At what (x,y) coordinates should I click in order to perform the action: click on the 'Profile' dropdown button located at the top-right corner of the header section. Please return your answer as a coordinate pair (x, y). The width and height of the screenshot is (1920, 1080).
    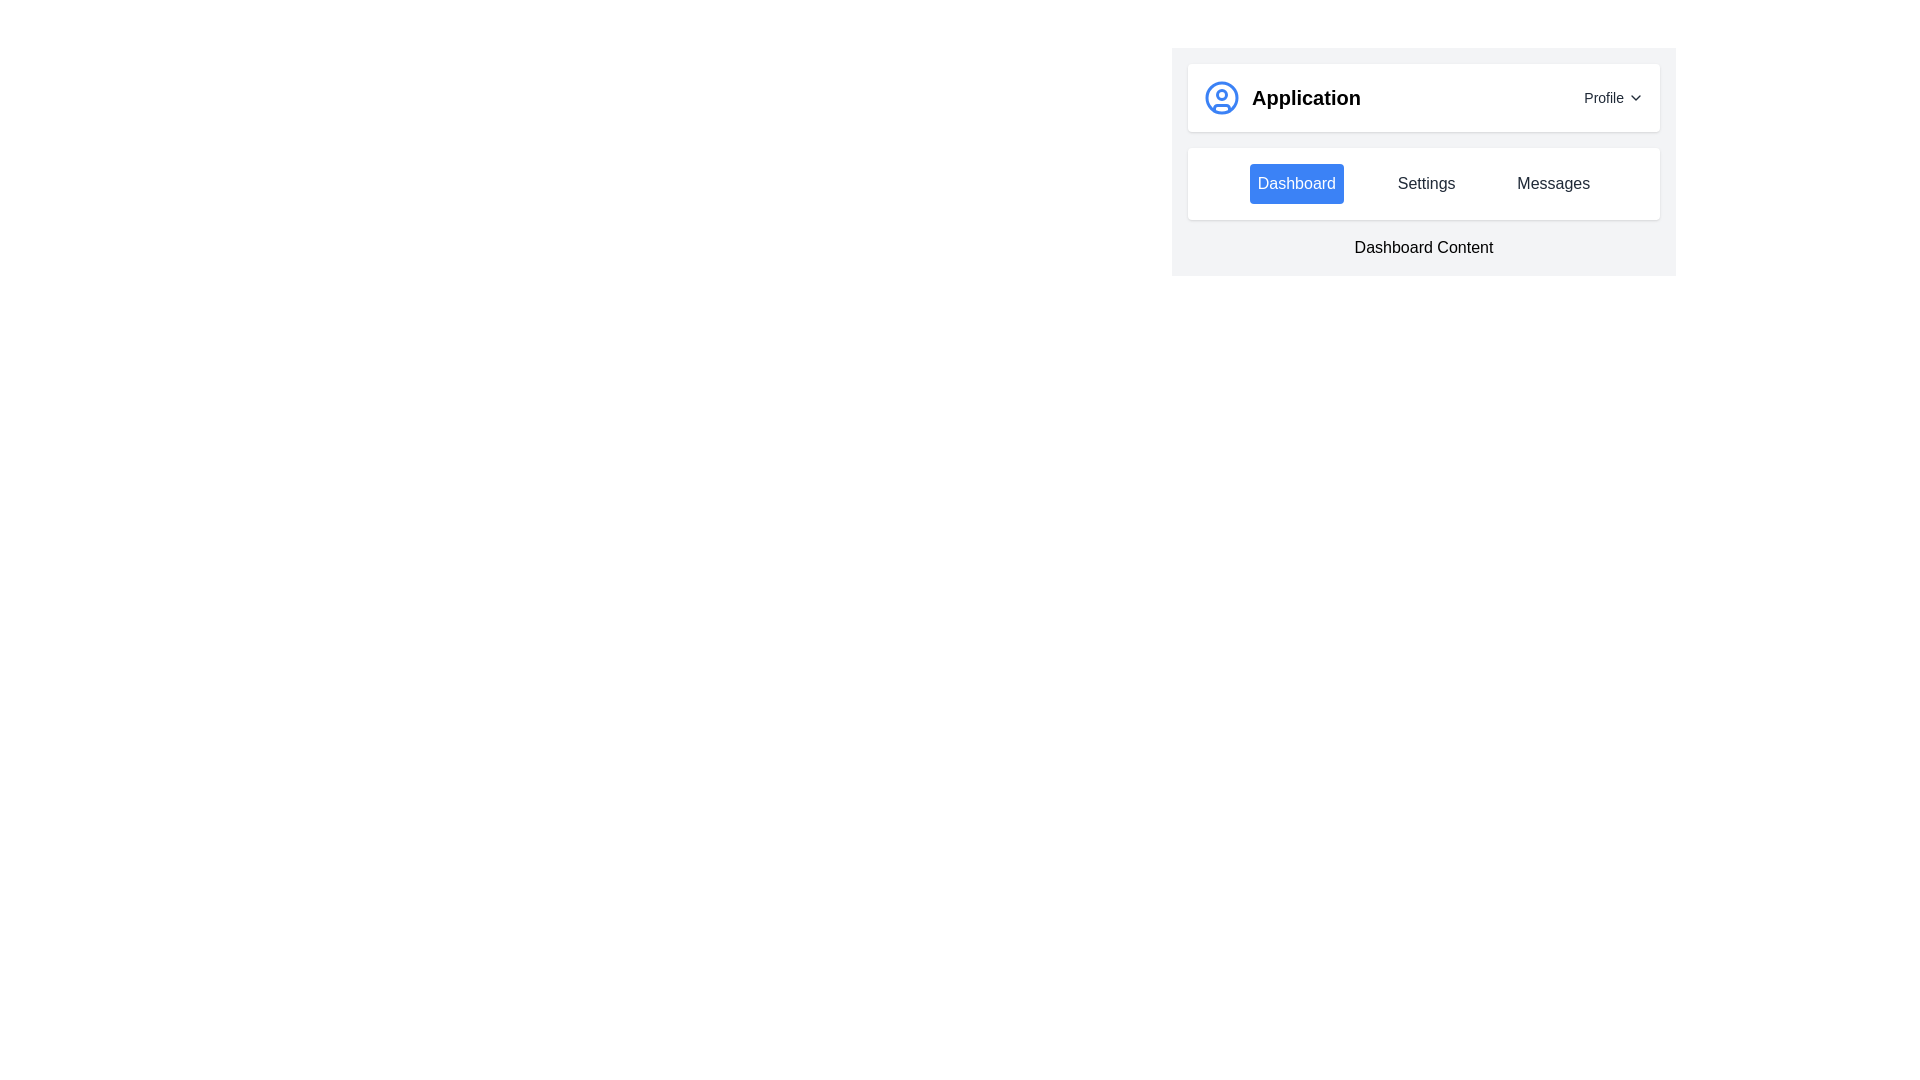
    Looking at the image, I should click on (1614, 97).